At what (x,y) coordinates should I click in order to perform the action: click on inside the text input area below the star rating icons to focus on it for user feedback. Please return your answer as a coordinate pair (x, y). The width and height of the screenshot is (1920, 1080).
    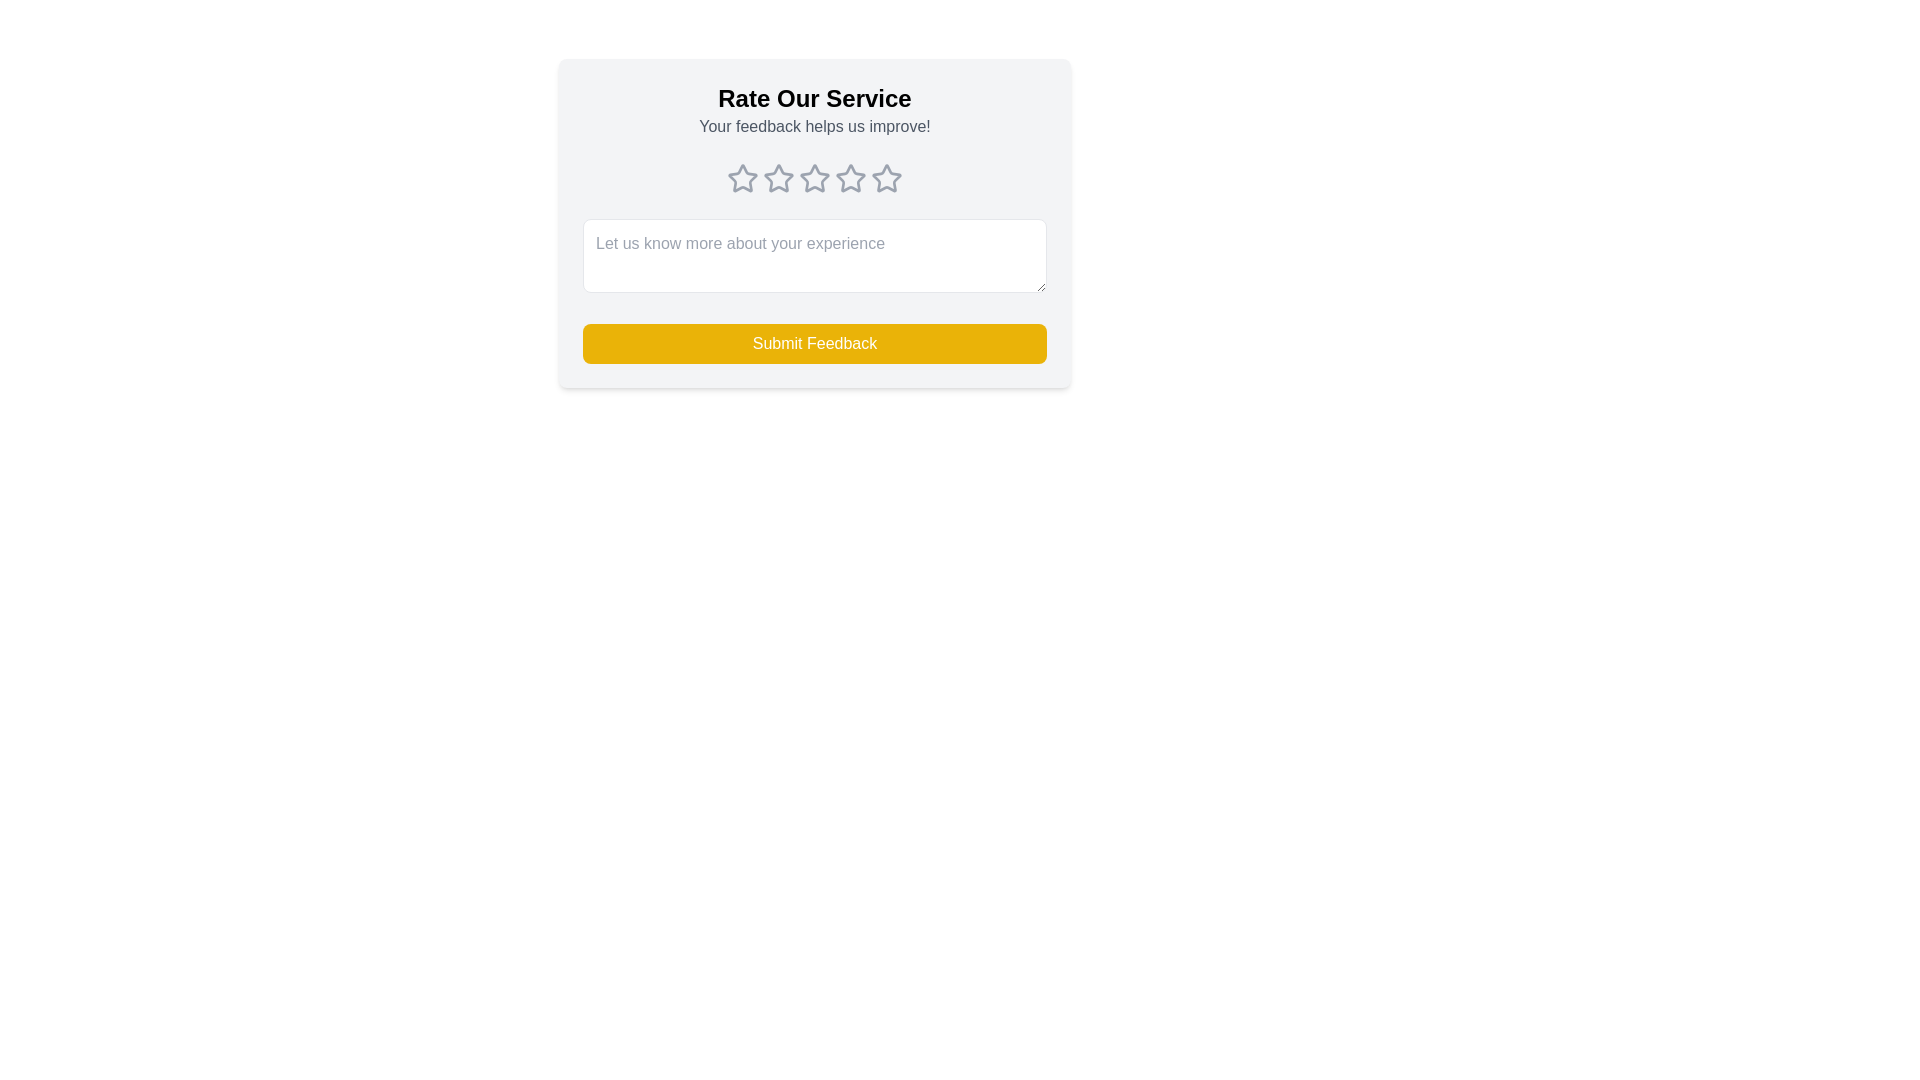
    Looking at the image, I should click on (815, 257).